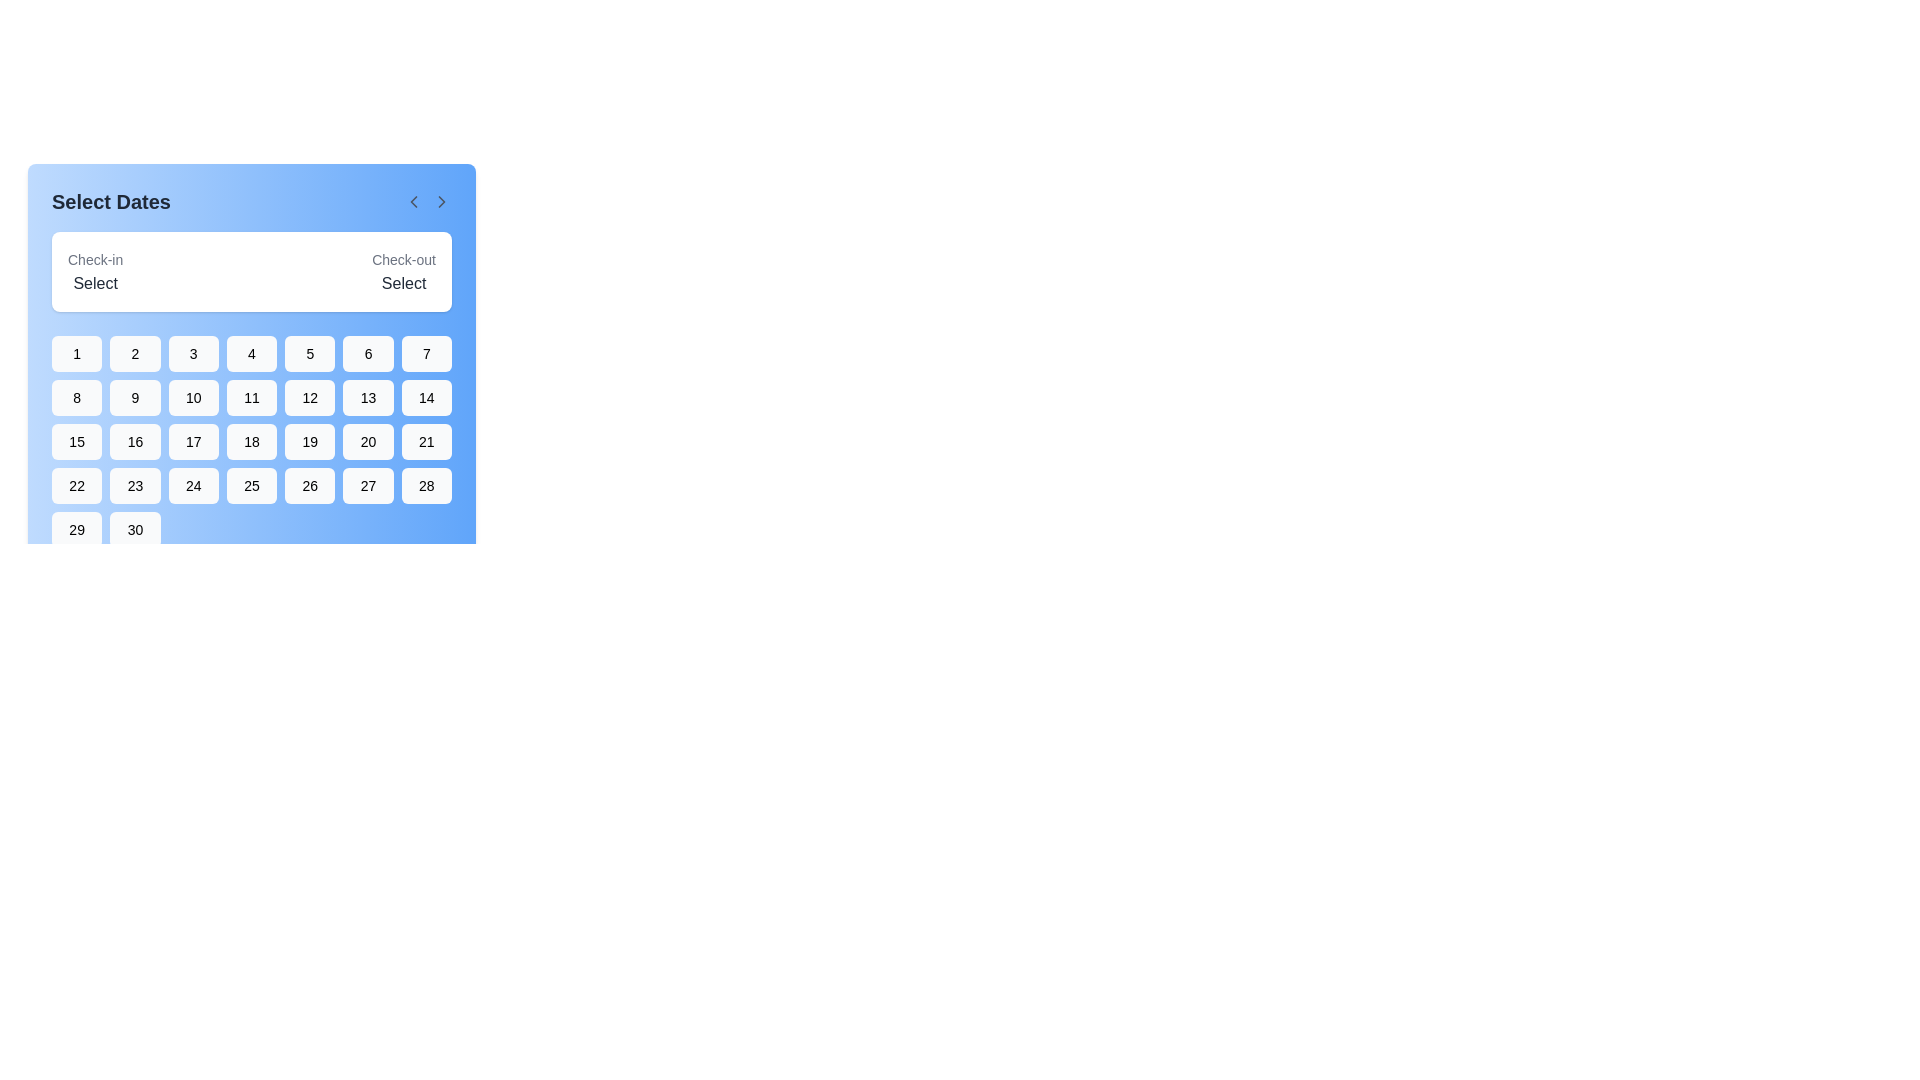 The height and width of the screenshot is (1080, 1920). Describe the element at coordinates (425, 397) in the screenshot. I see `the button representing a date, which is the fourteenth button in a grid layout located in the second row, seventh column` at that location.